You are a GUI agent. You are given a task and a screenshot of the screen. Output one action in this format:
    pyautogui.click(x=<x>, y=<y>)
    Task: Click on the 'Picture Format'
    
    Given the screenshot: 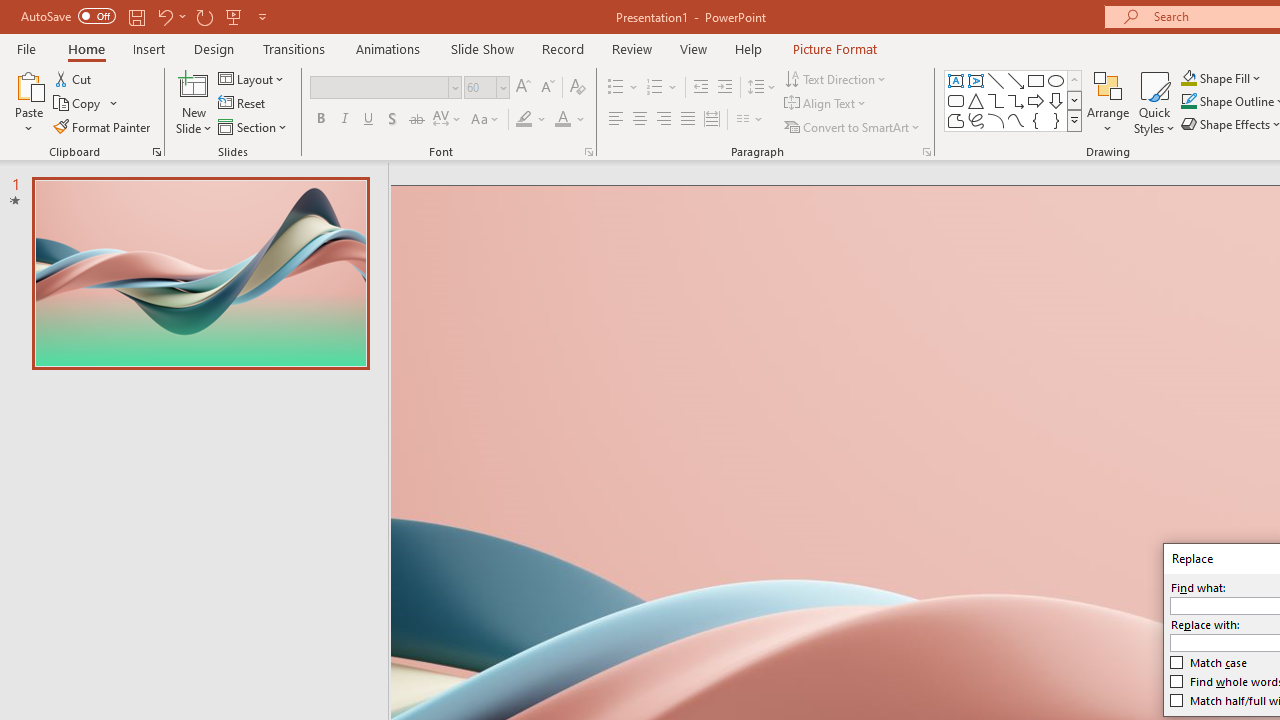 What is the action you would take?
    pyautogui.click(x=835, y=48)
    